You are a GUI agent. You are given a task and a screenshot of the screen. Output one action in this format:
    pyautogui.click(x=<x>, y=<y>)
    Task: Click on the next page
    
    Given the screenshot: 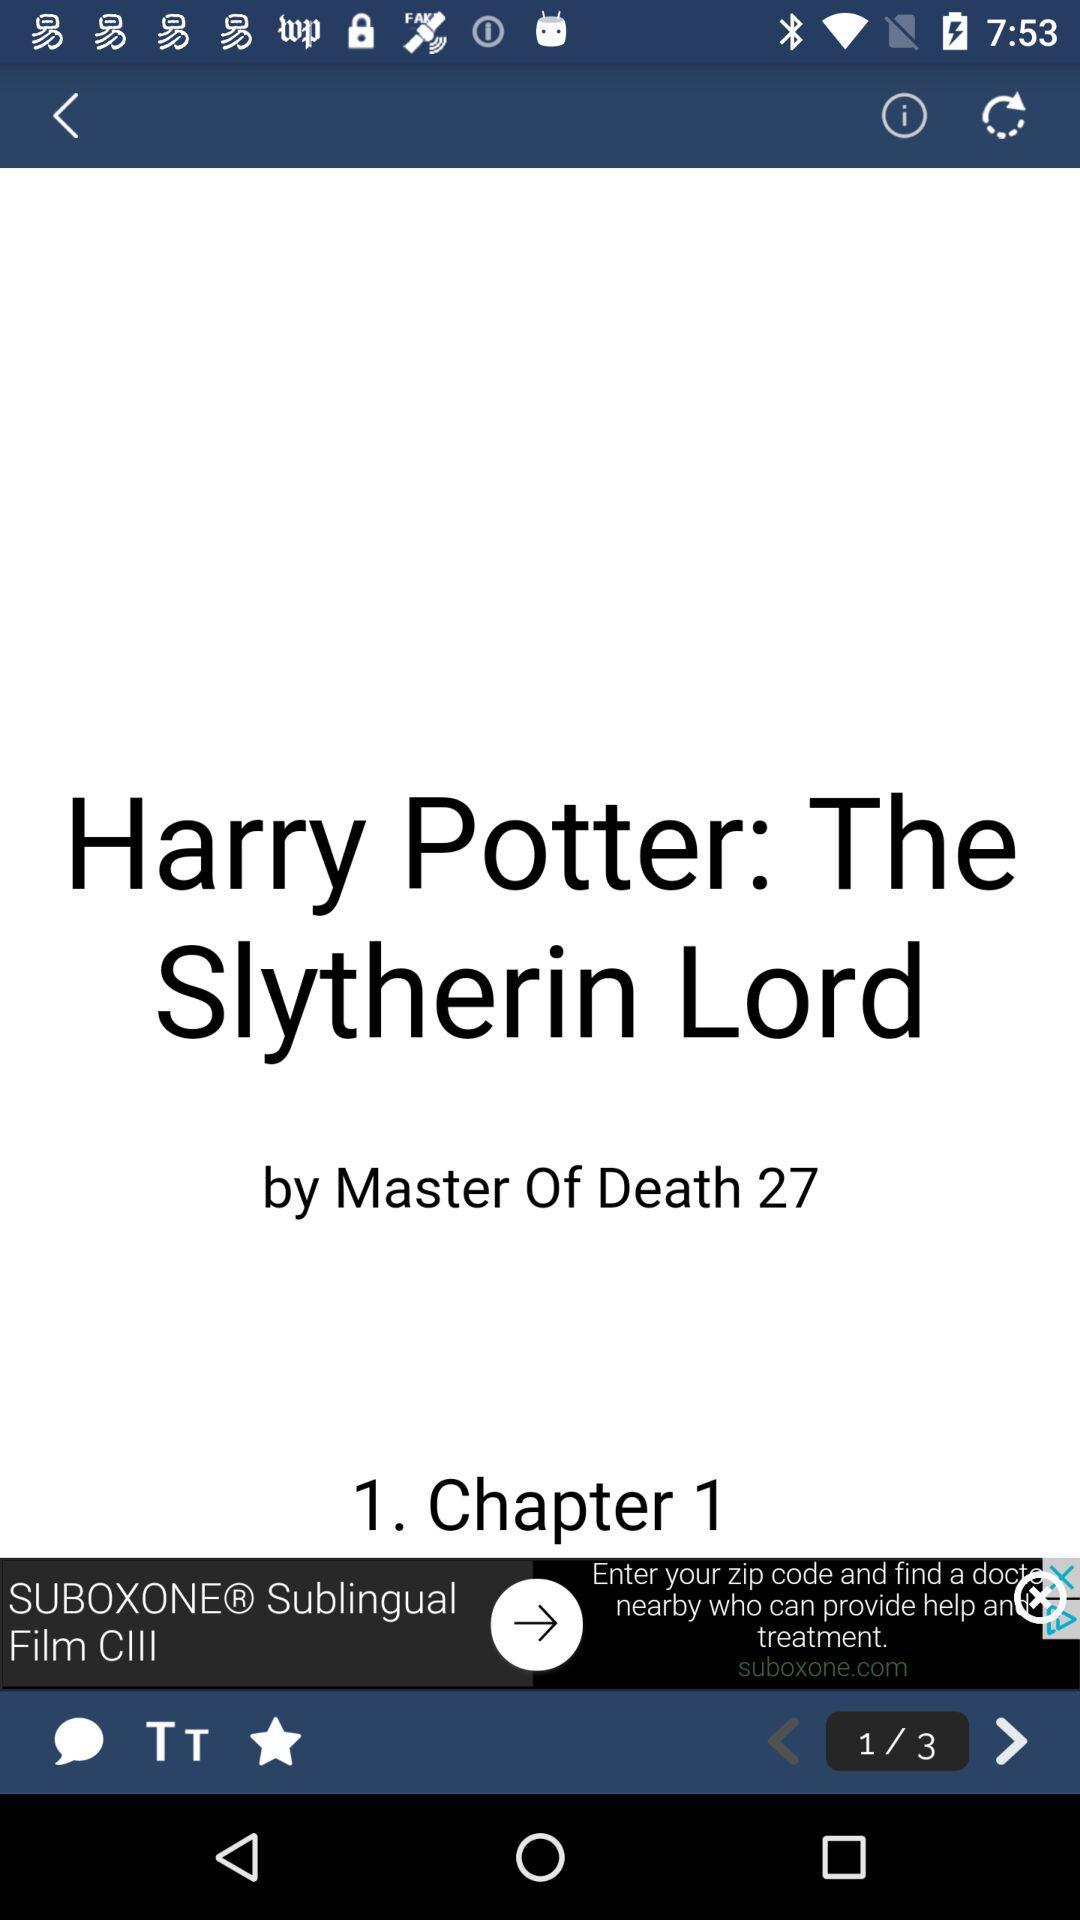 What is the action you would take?
    pyautogui.click(x=1011, y=1740)
    